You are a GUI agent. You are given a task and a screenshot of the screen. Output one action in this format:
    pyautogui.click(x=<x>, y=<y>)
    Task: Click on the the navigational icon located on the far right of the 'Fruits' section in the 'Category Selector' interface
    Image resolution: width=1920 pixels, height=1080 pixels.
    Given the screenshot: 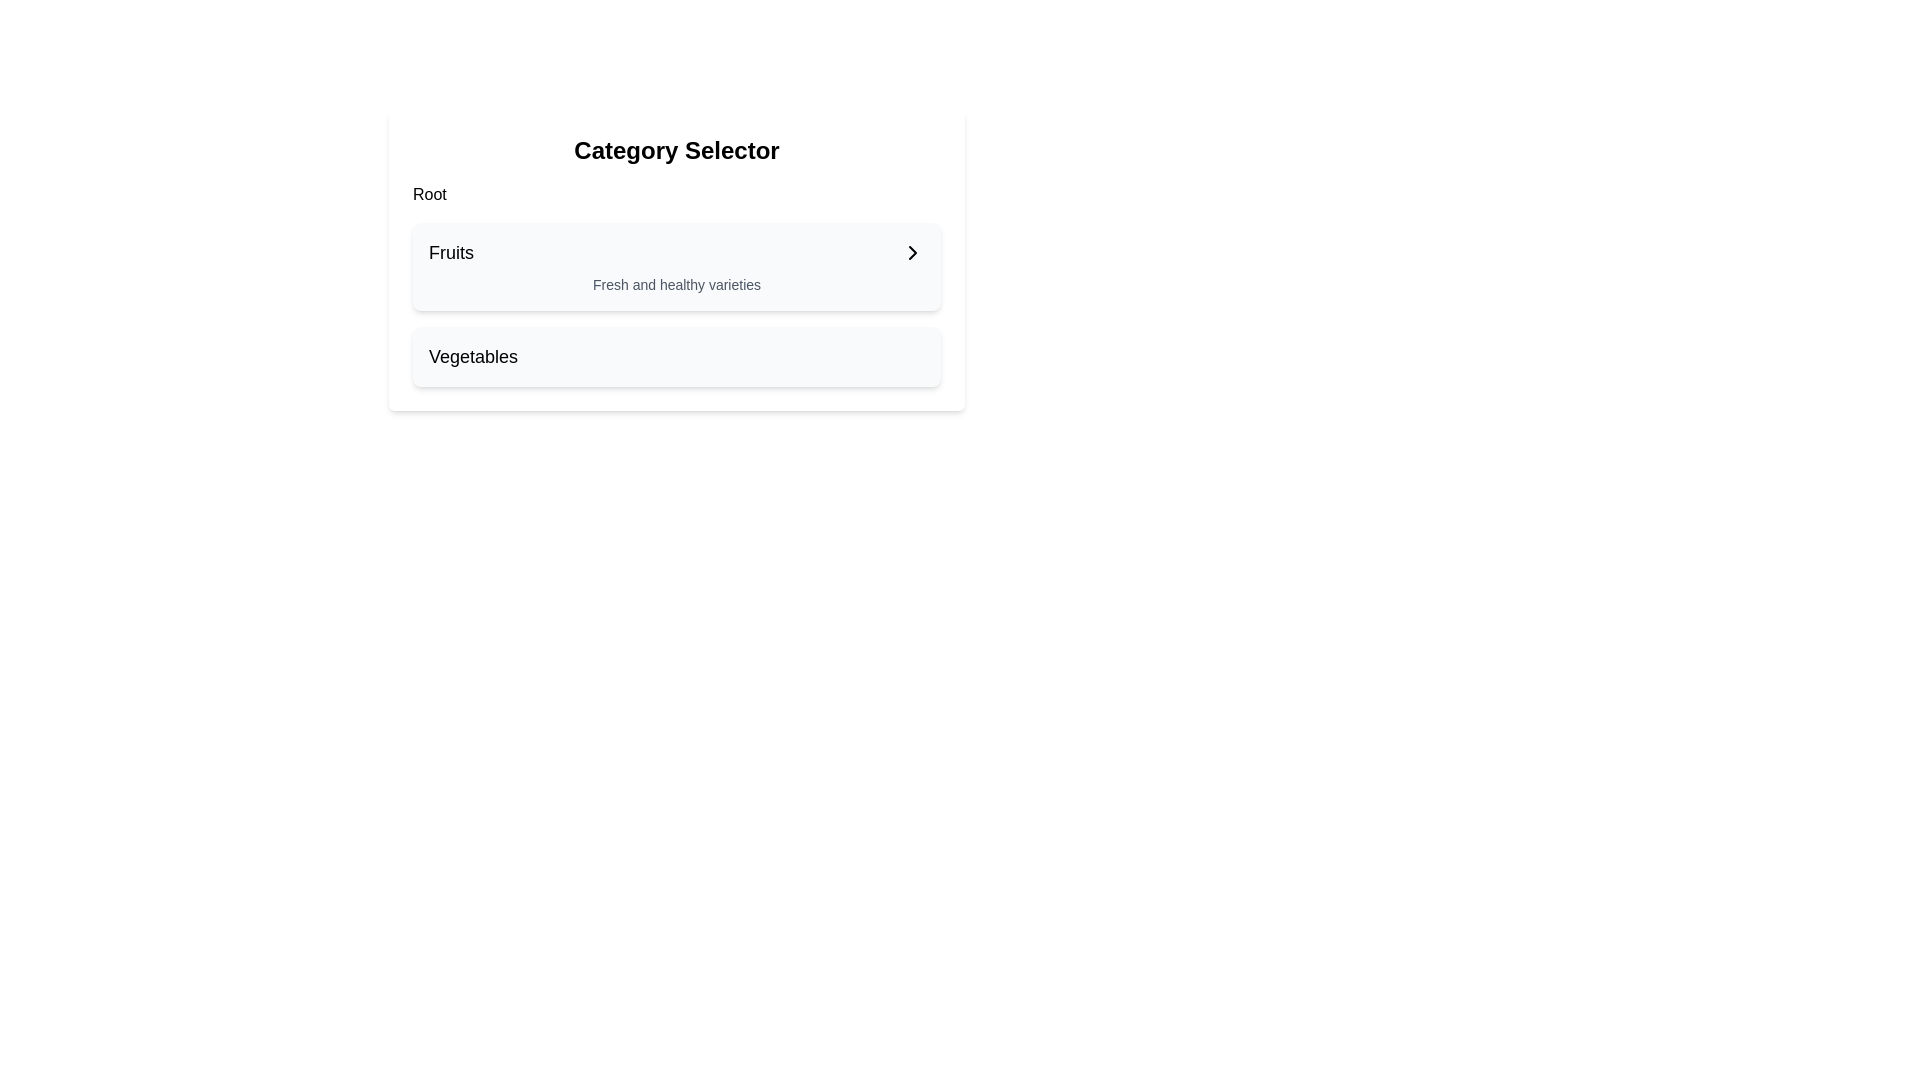 What is the action you would take?
    pyautogui.click(x=911, y=252)
    